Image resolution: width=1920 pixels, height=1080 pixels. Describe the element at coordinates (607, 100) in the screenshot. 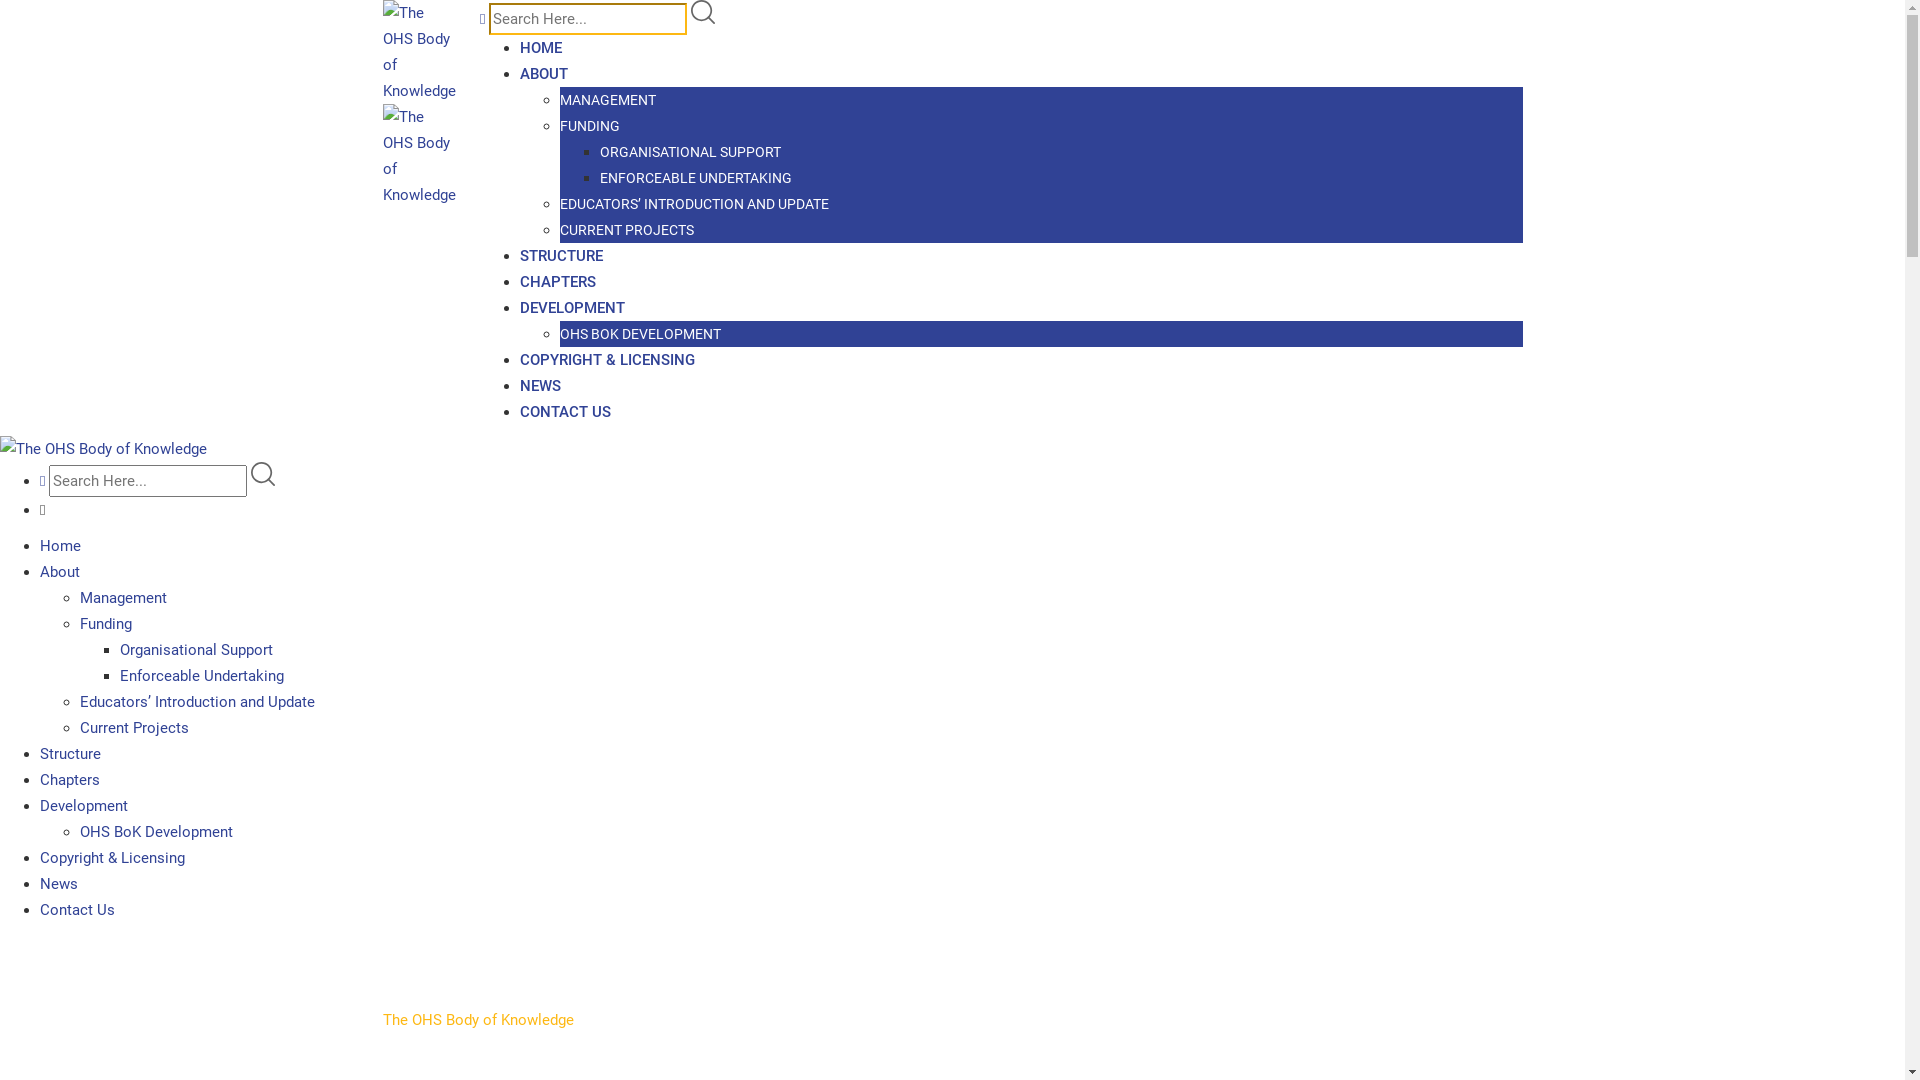

I see `'MANAGEMENT'` at that location.